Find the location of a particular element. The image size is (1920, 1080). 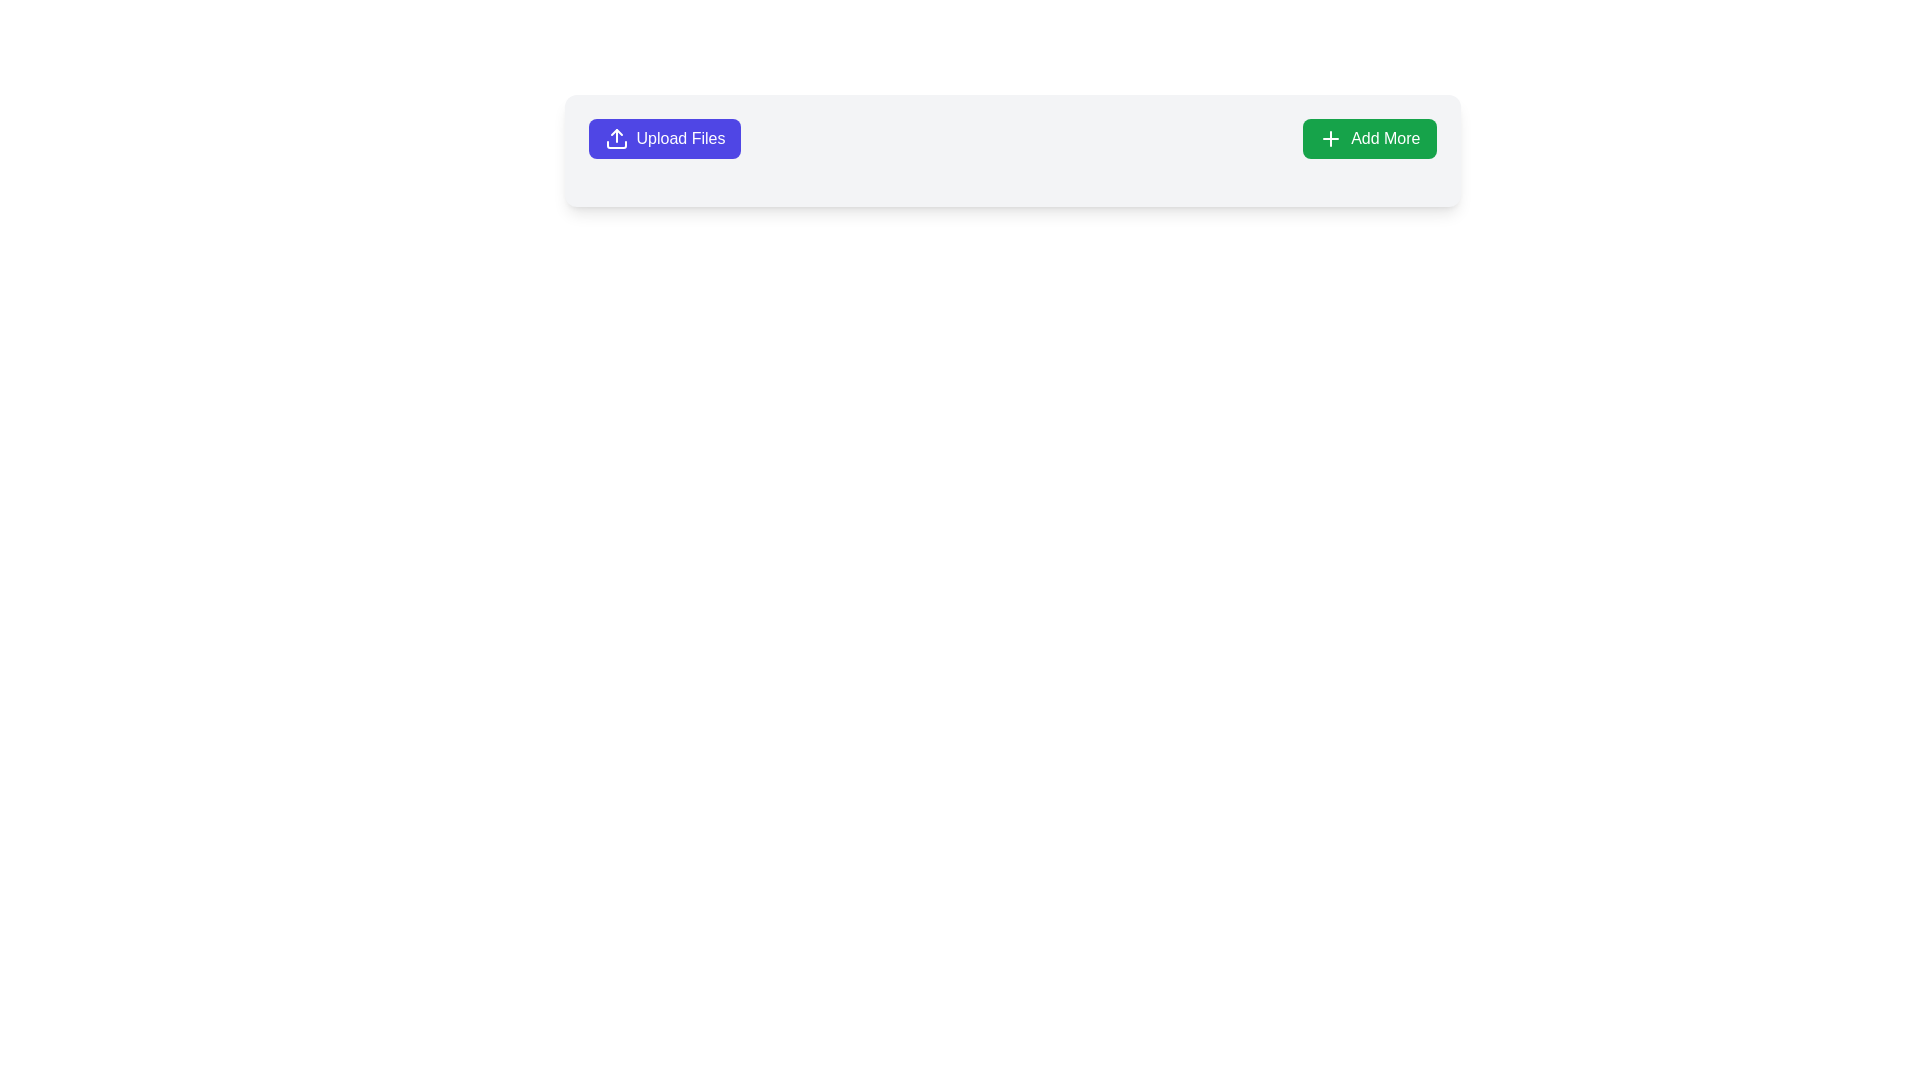

the white '+' icon located on the green circular background, which is the leftmost element of the 'Add More' button is located at coordinates (1331, 137).